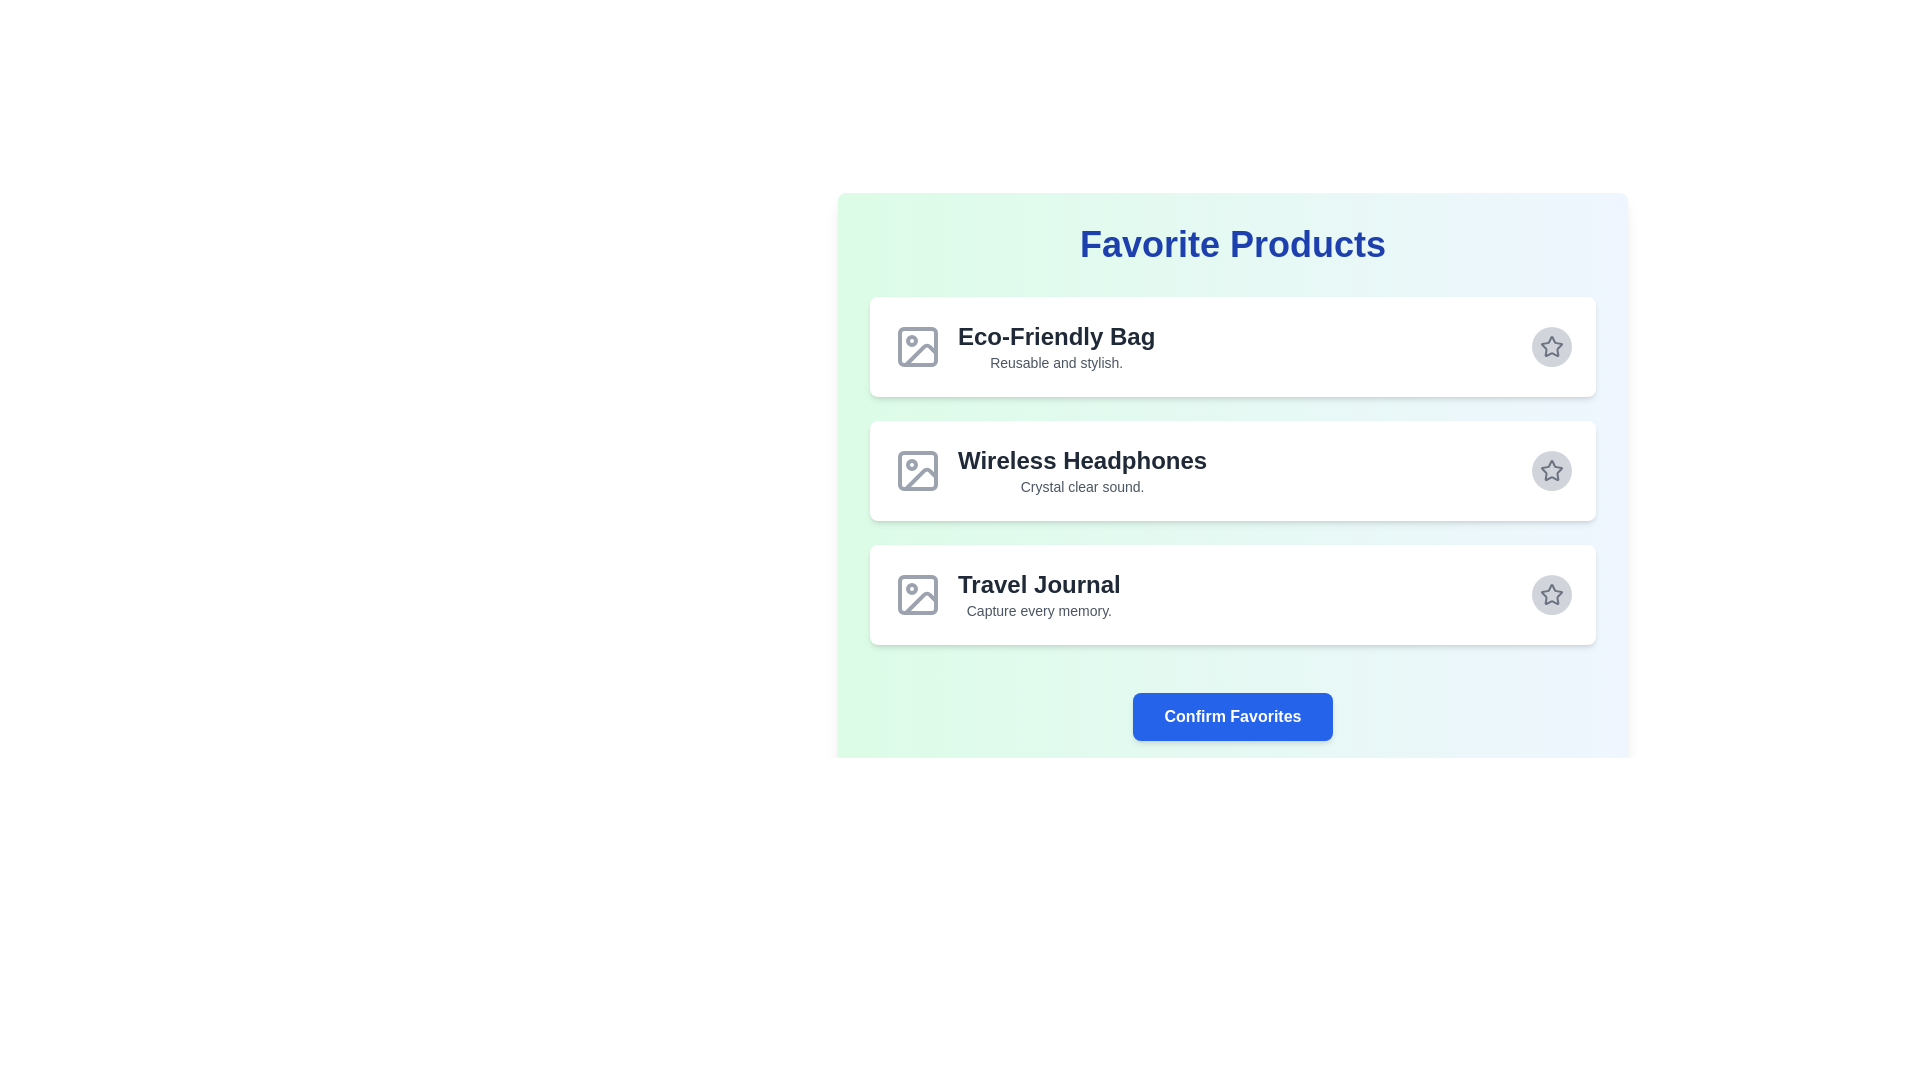  I want to click on the 'Confirm Favorites' button to confirm the selections, so click(1232, 716).